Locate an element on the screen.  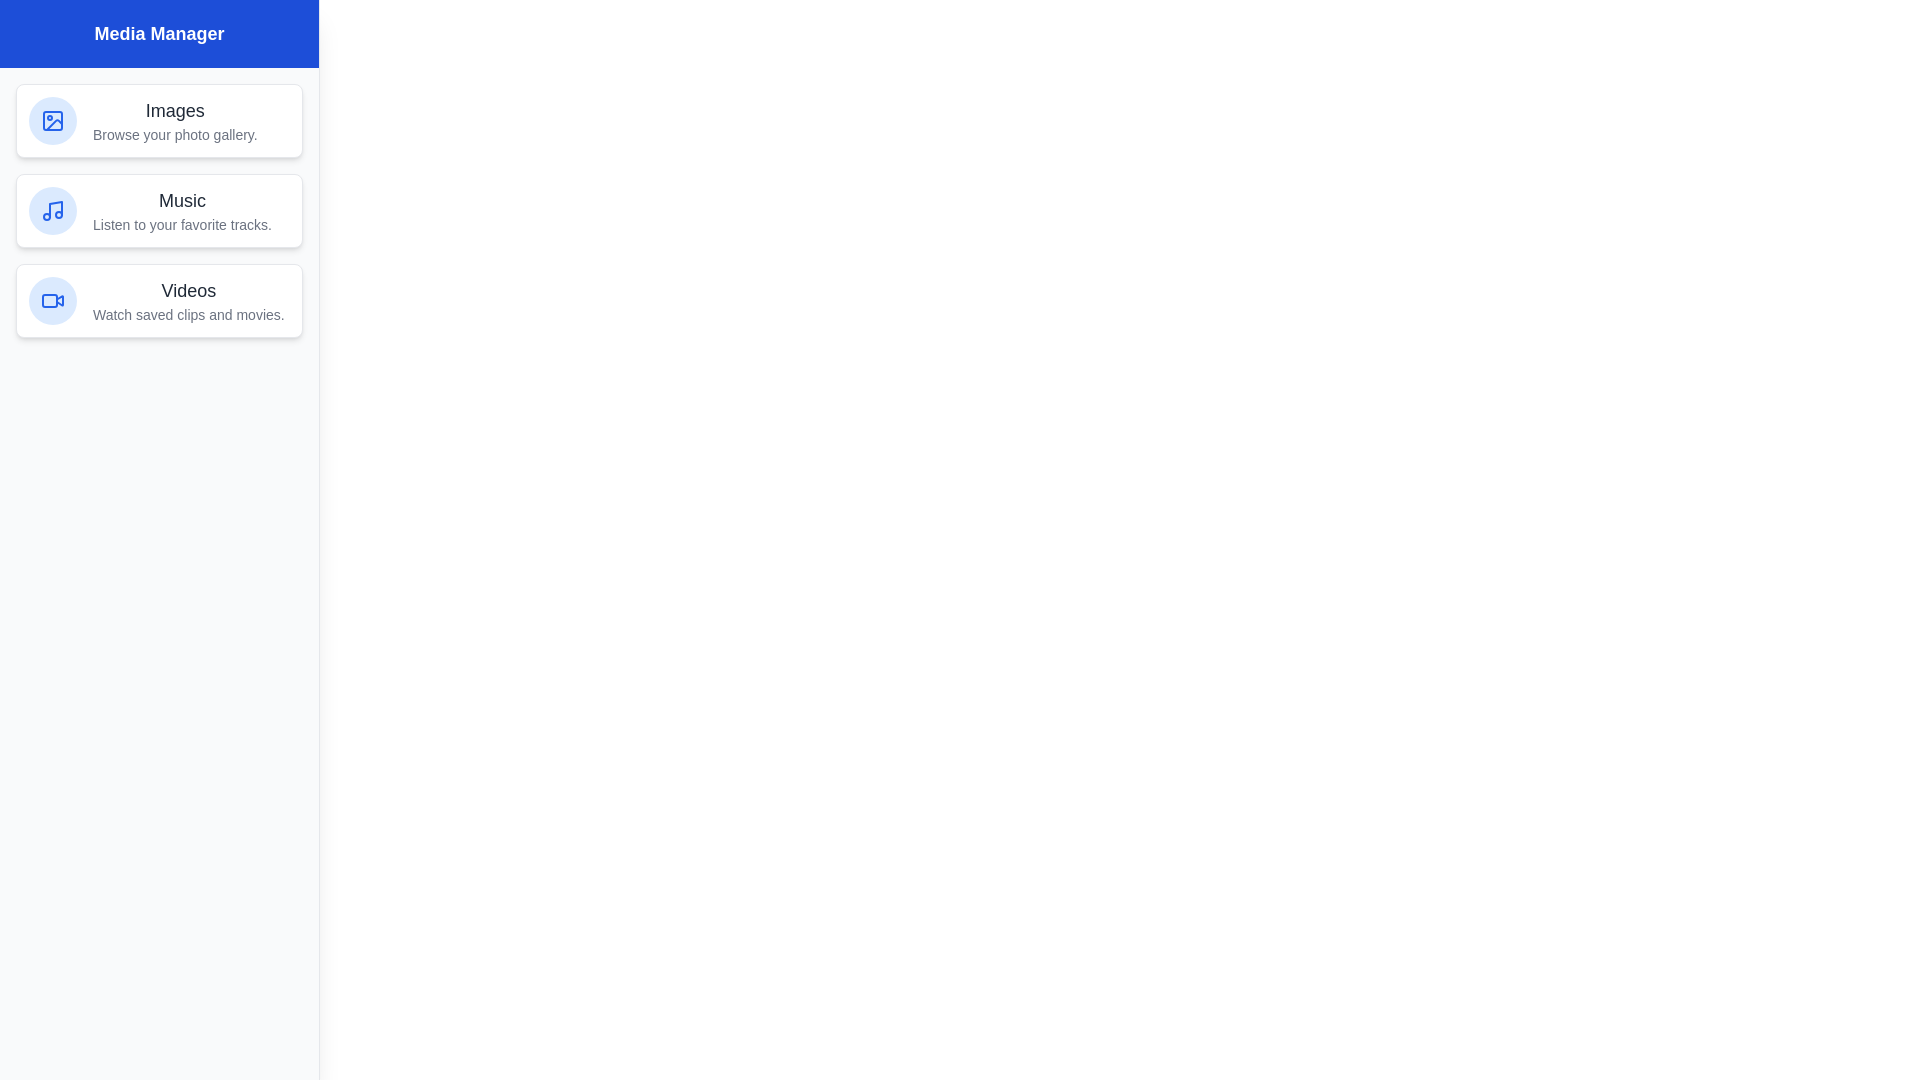
the icon of the Videos media section is located at coordinates (52, 300).